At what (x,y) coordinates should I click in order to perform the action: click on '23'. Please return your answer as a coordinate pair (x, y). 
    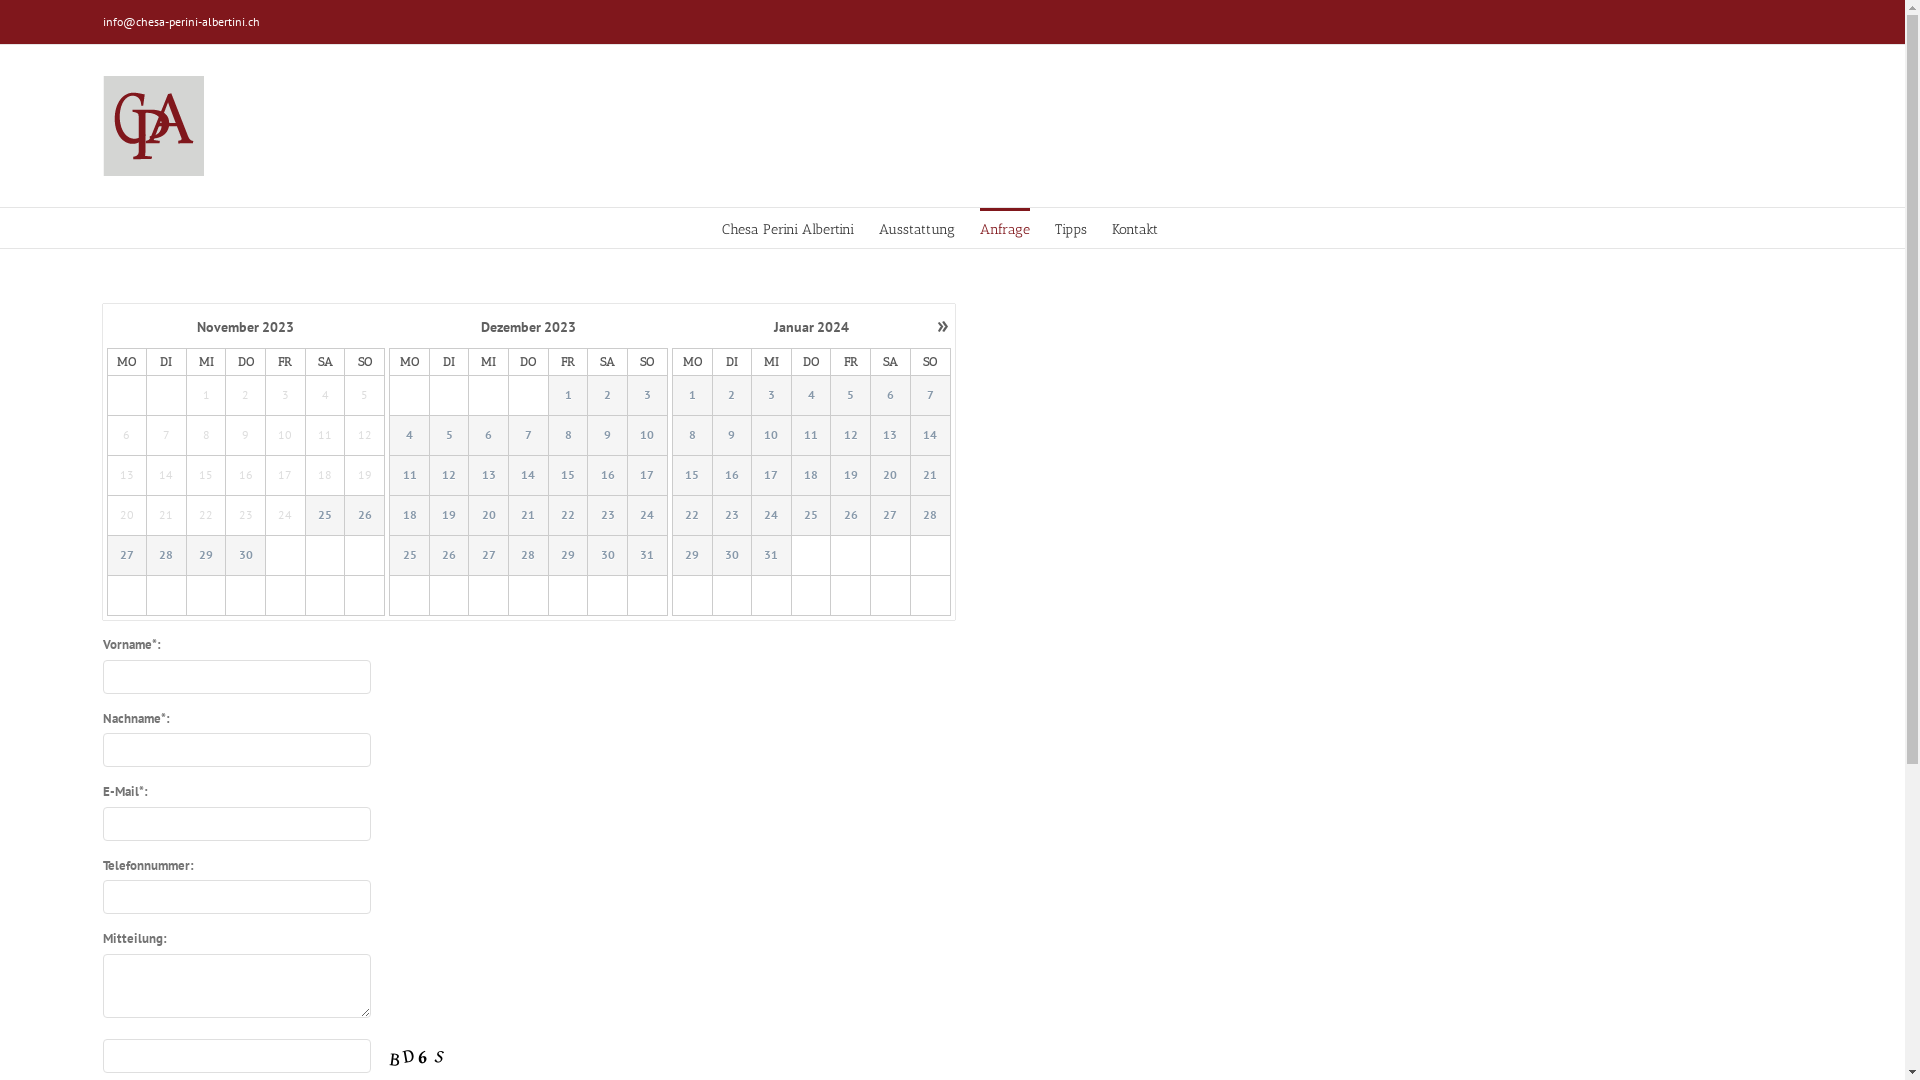
    Looking at the image, I should click on (730, 514).